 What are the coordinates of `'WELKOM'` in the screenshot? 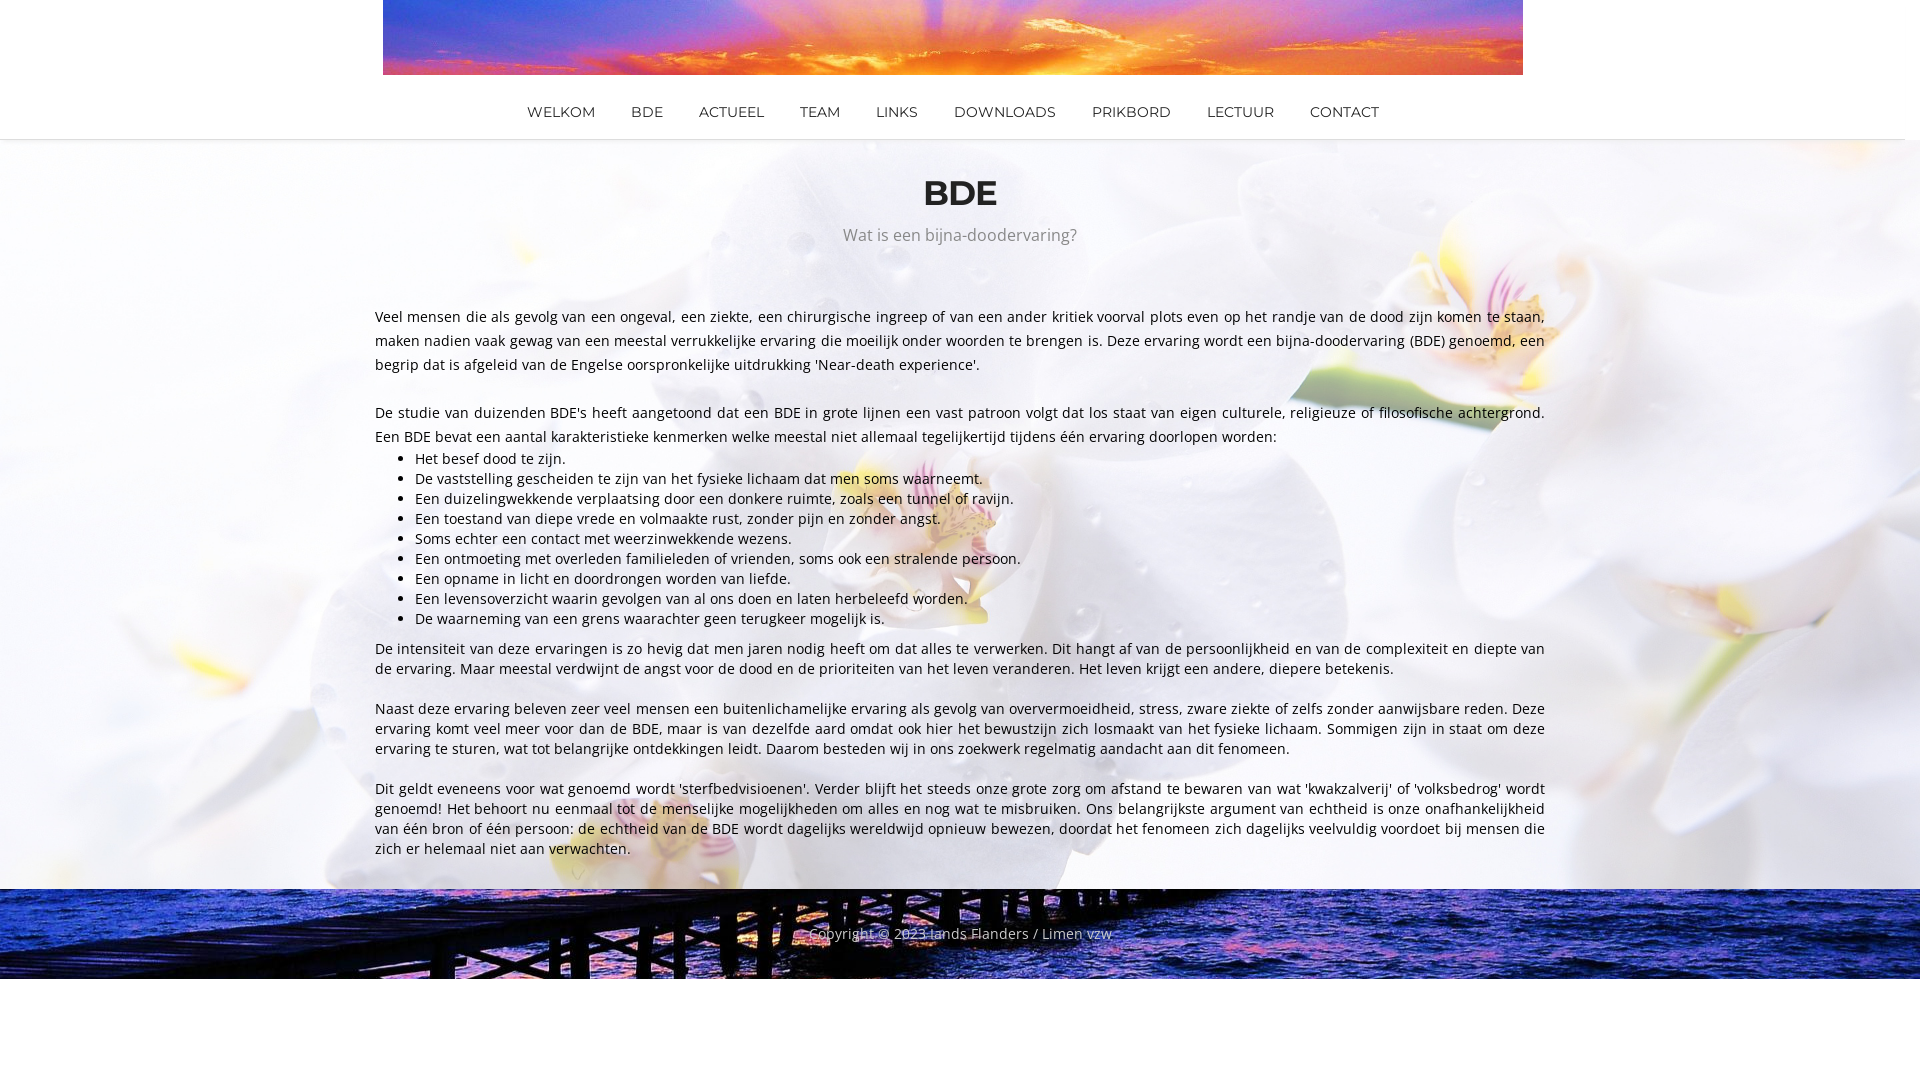 It's located at (560, 111).